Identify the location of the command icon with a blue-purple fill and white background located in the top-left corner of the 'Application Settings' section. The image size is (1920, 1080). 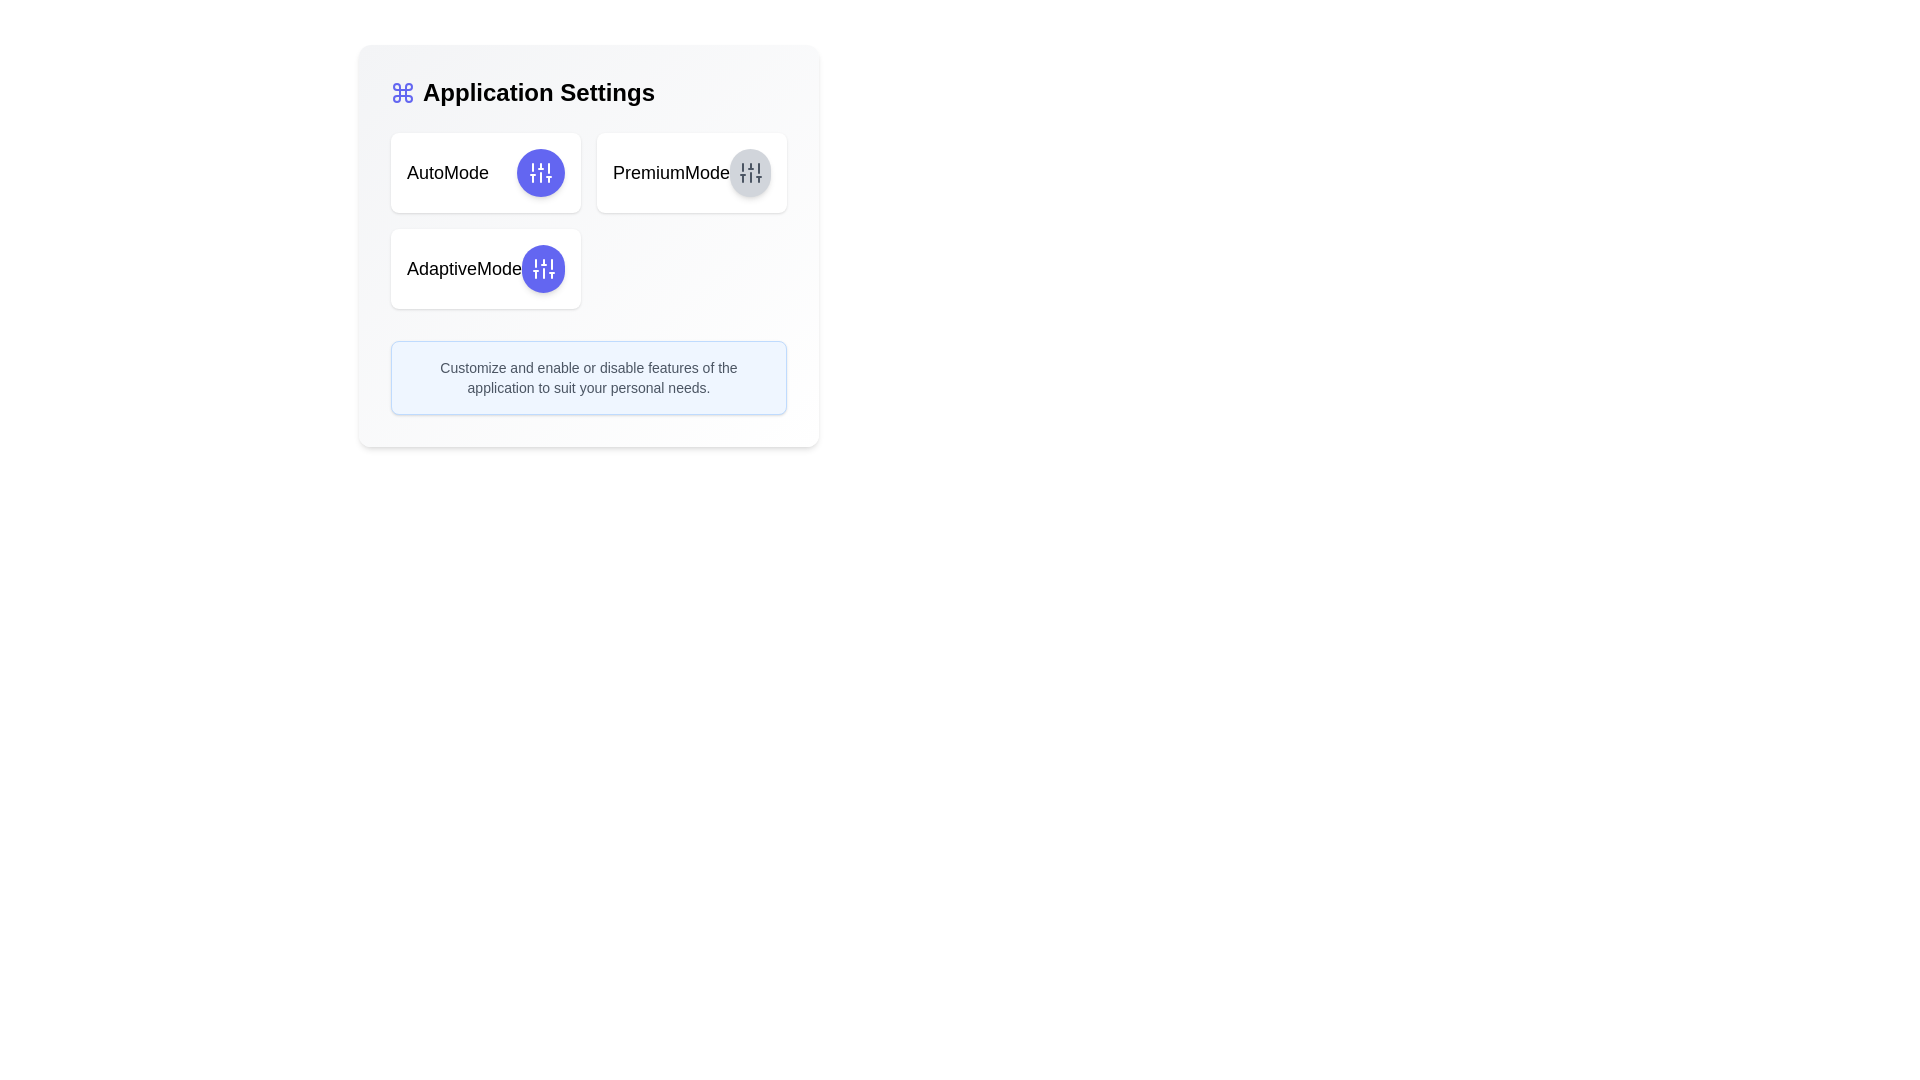
(402, 92).